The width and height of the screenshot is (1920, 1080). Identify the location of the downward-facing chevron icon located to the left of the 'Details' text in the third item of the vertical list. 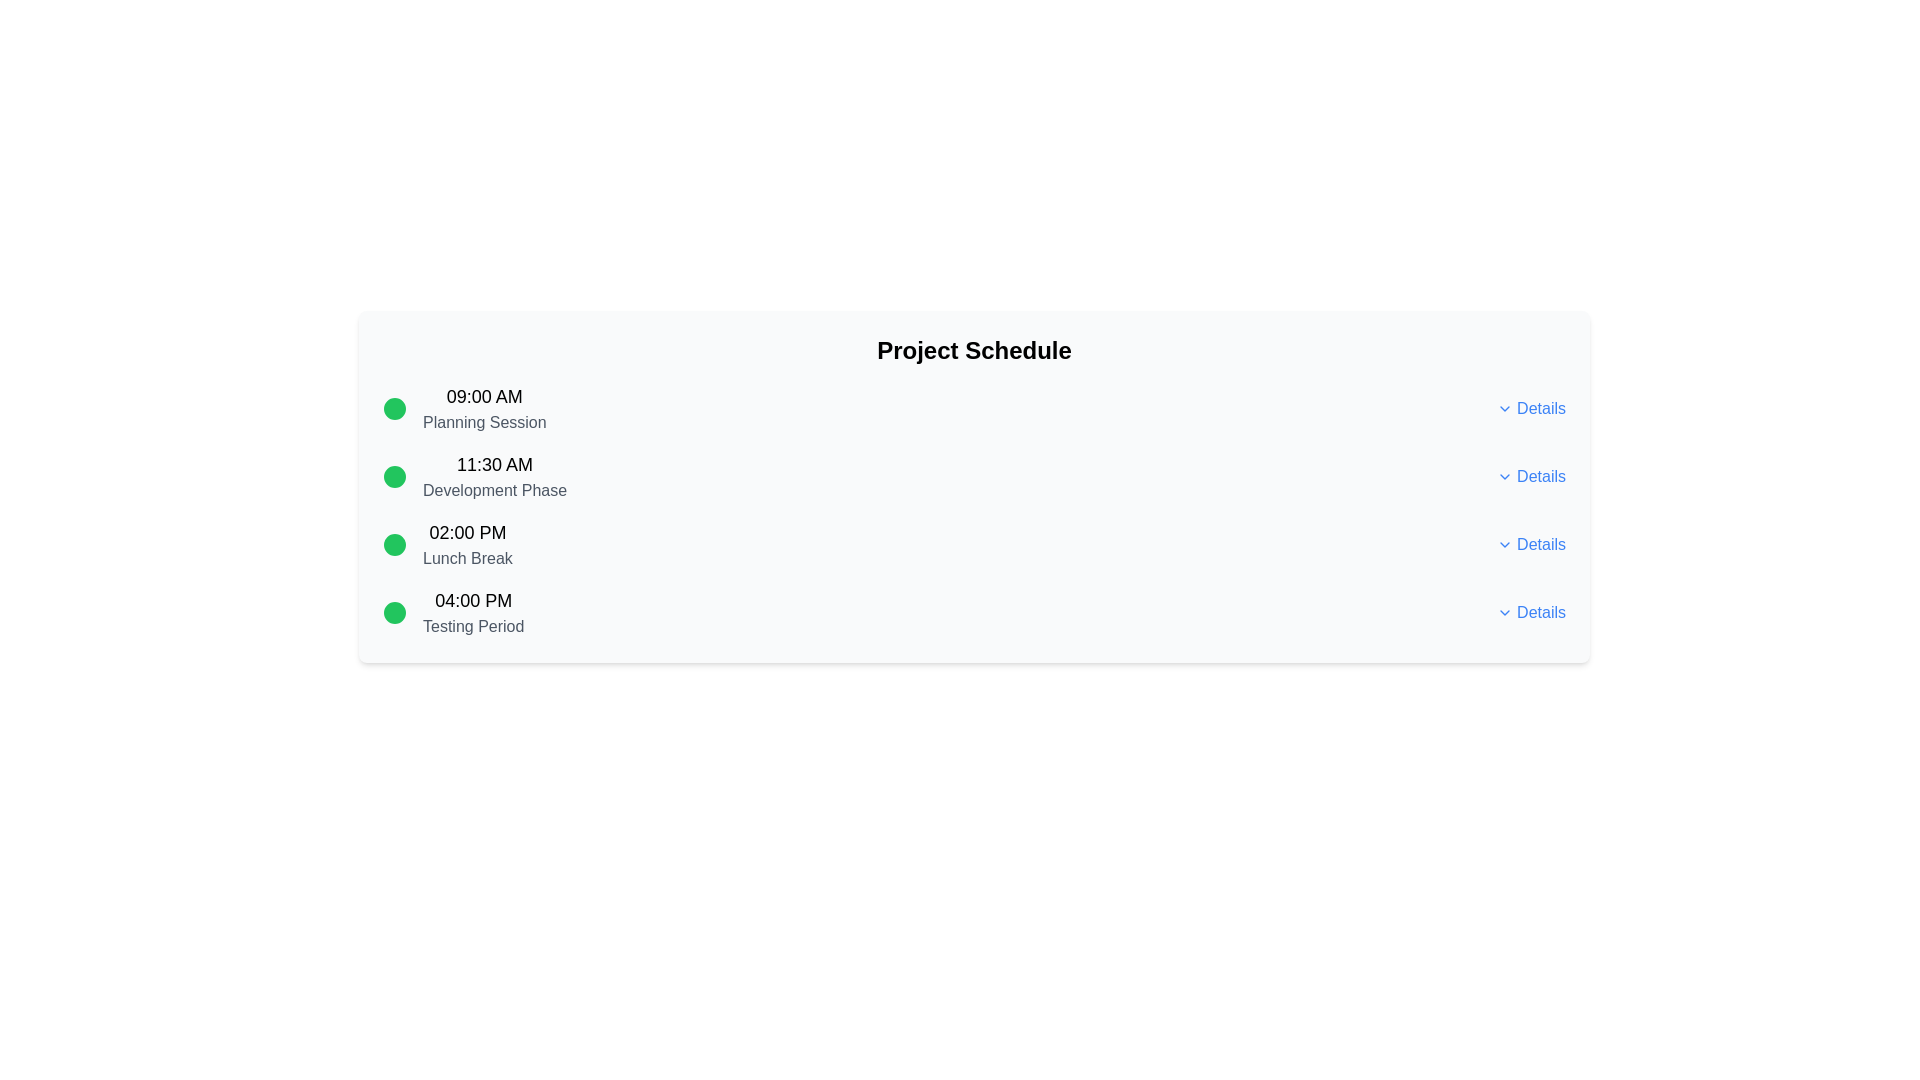
(1505, 544).